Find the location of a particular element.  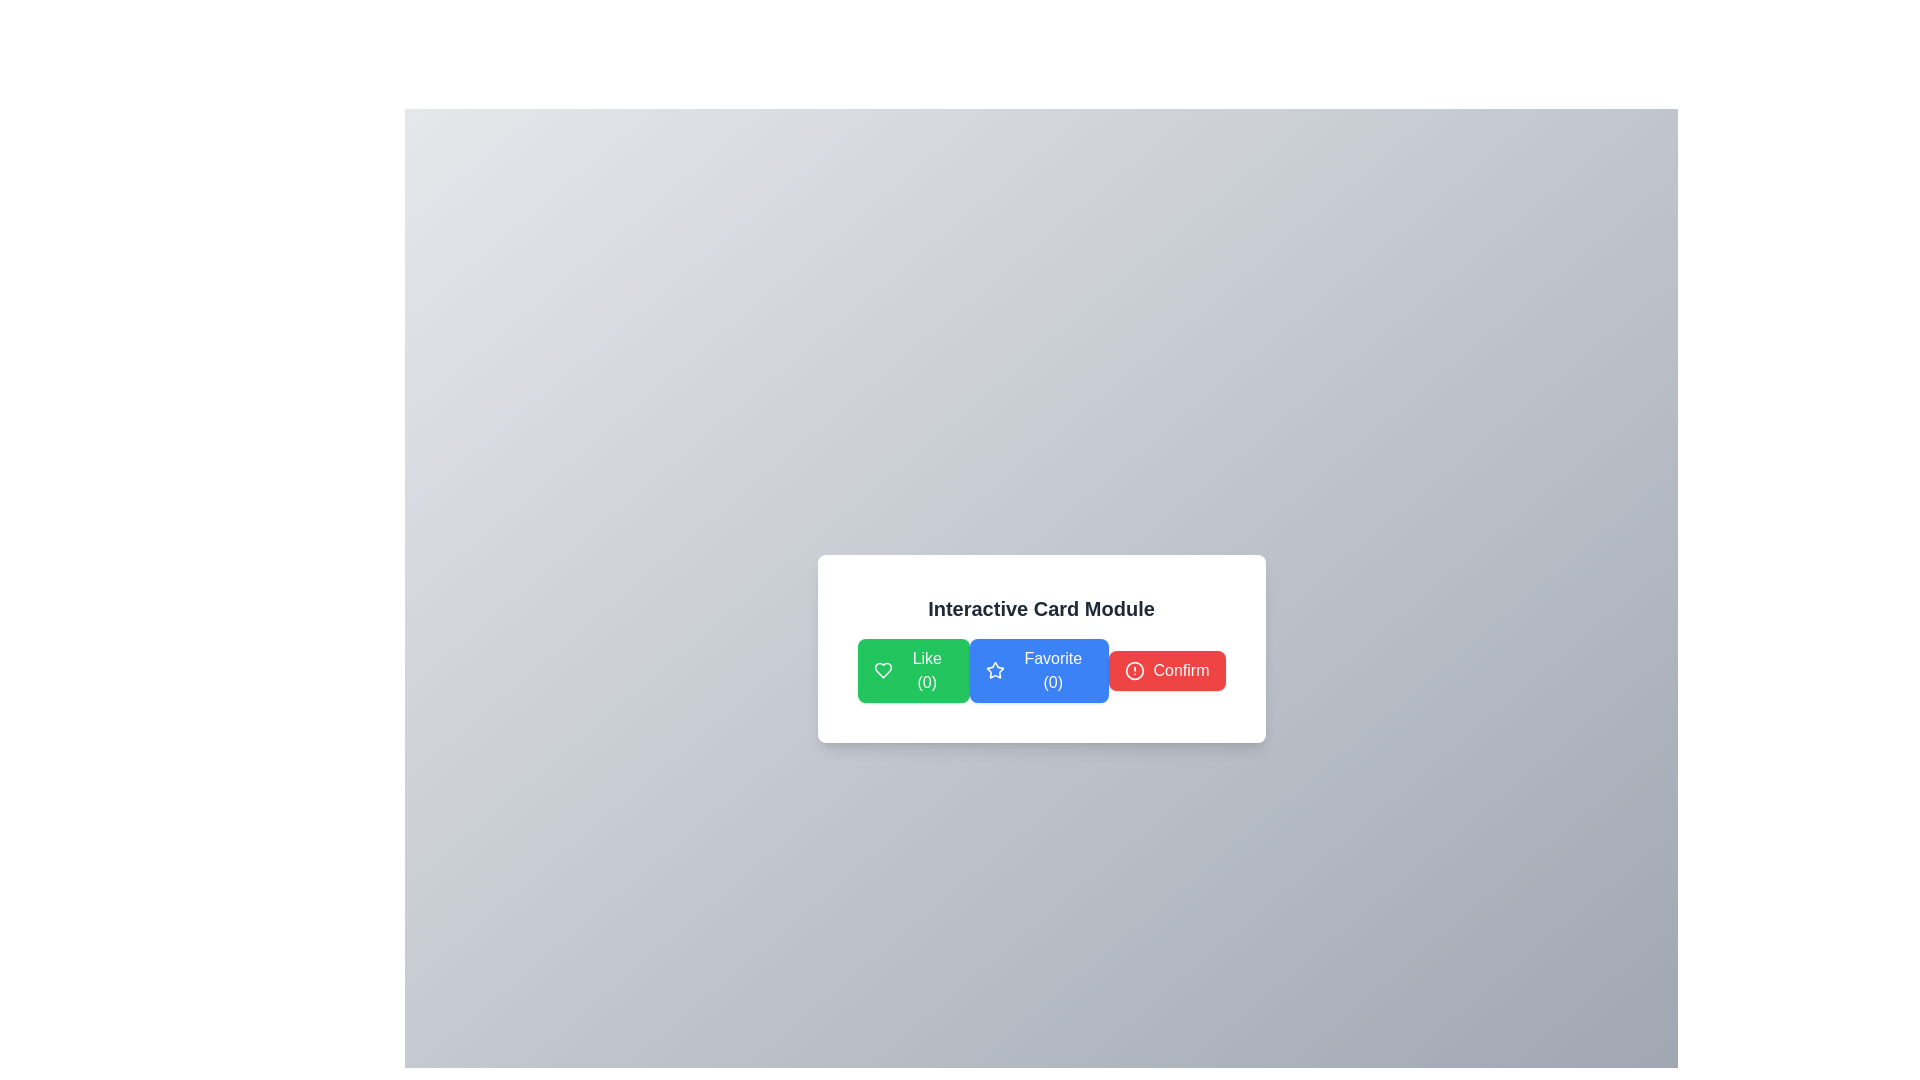

the alert icon located on the left side of the text within the 'Confirm' button, which visually conveys the critical nature of the action is located at coordinates (1135, 671).